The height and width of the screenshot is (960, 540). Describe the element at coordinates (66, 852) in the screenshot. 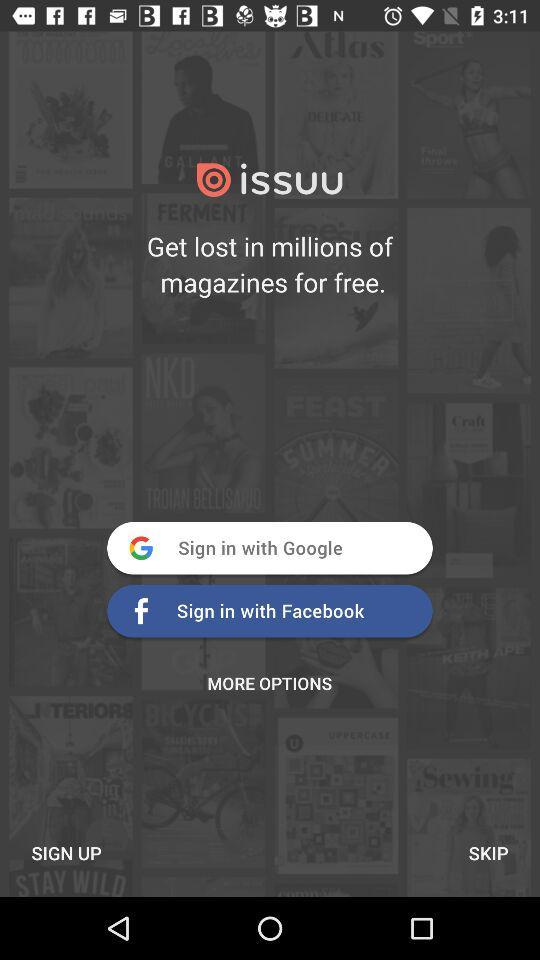

I see `sign up at the bottom left corner` at that location.